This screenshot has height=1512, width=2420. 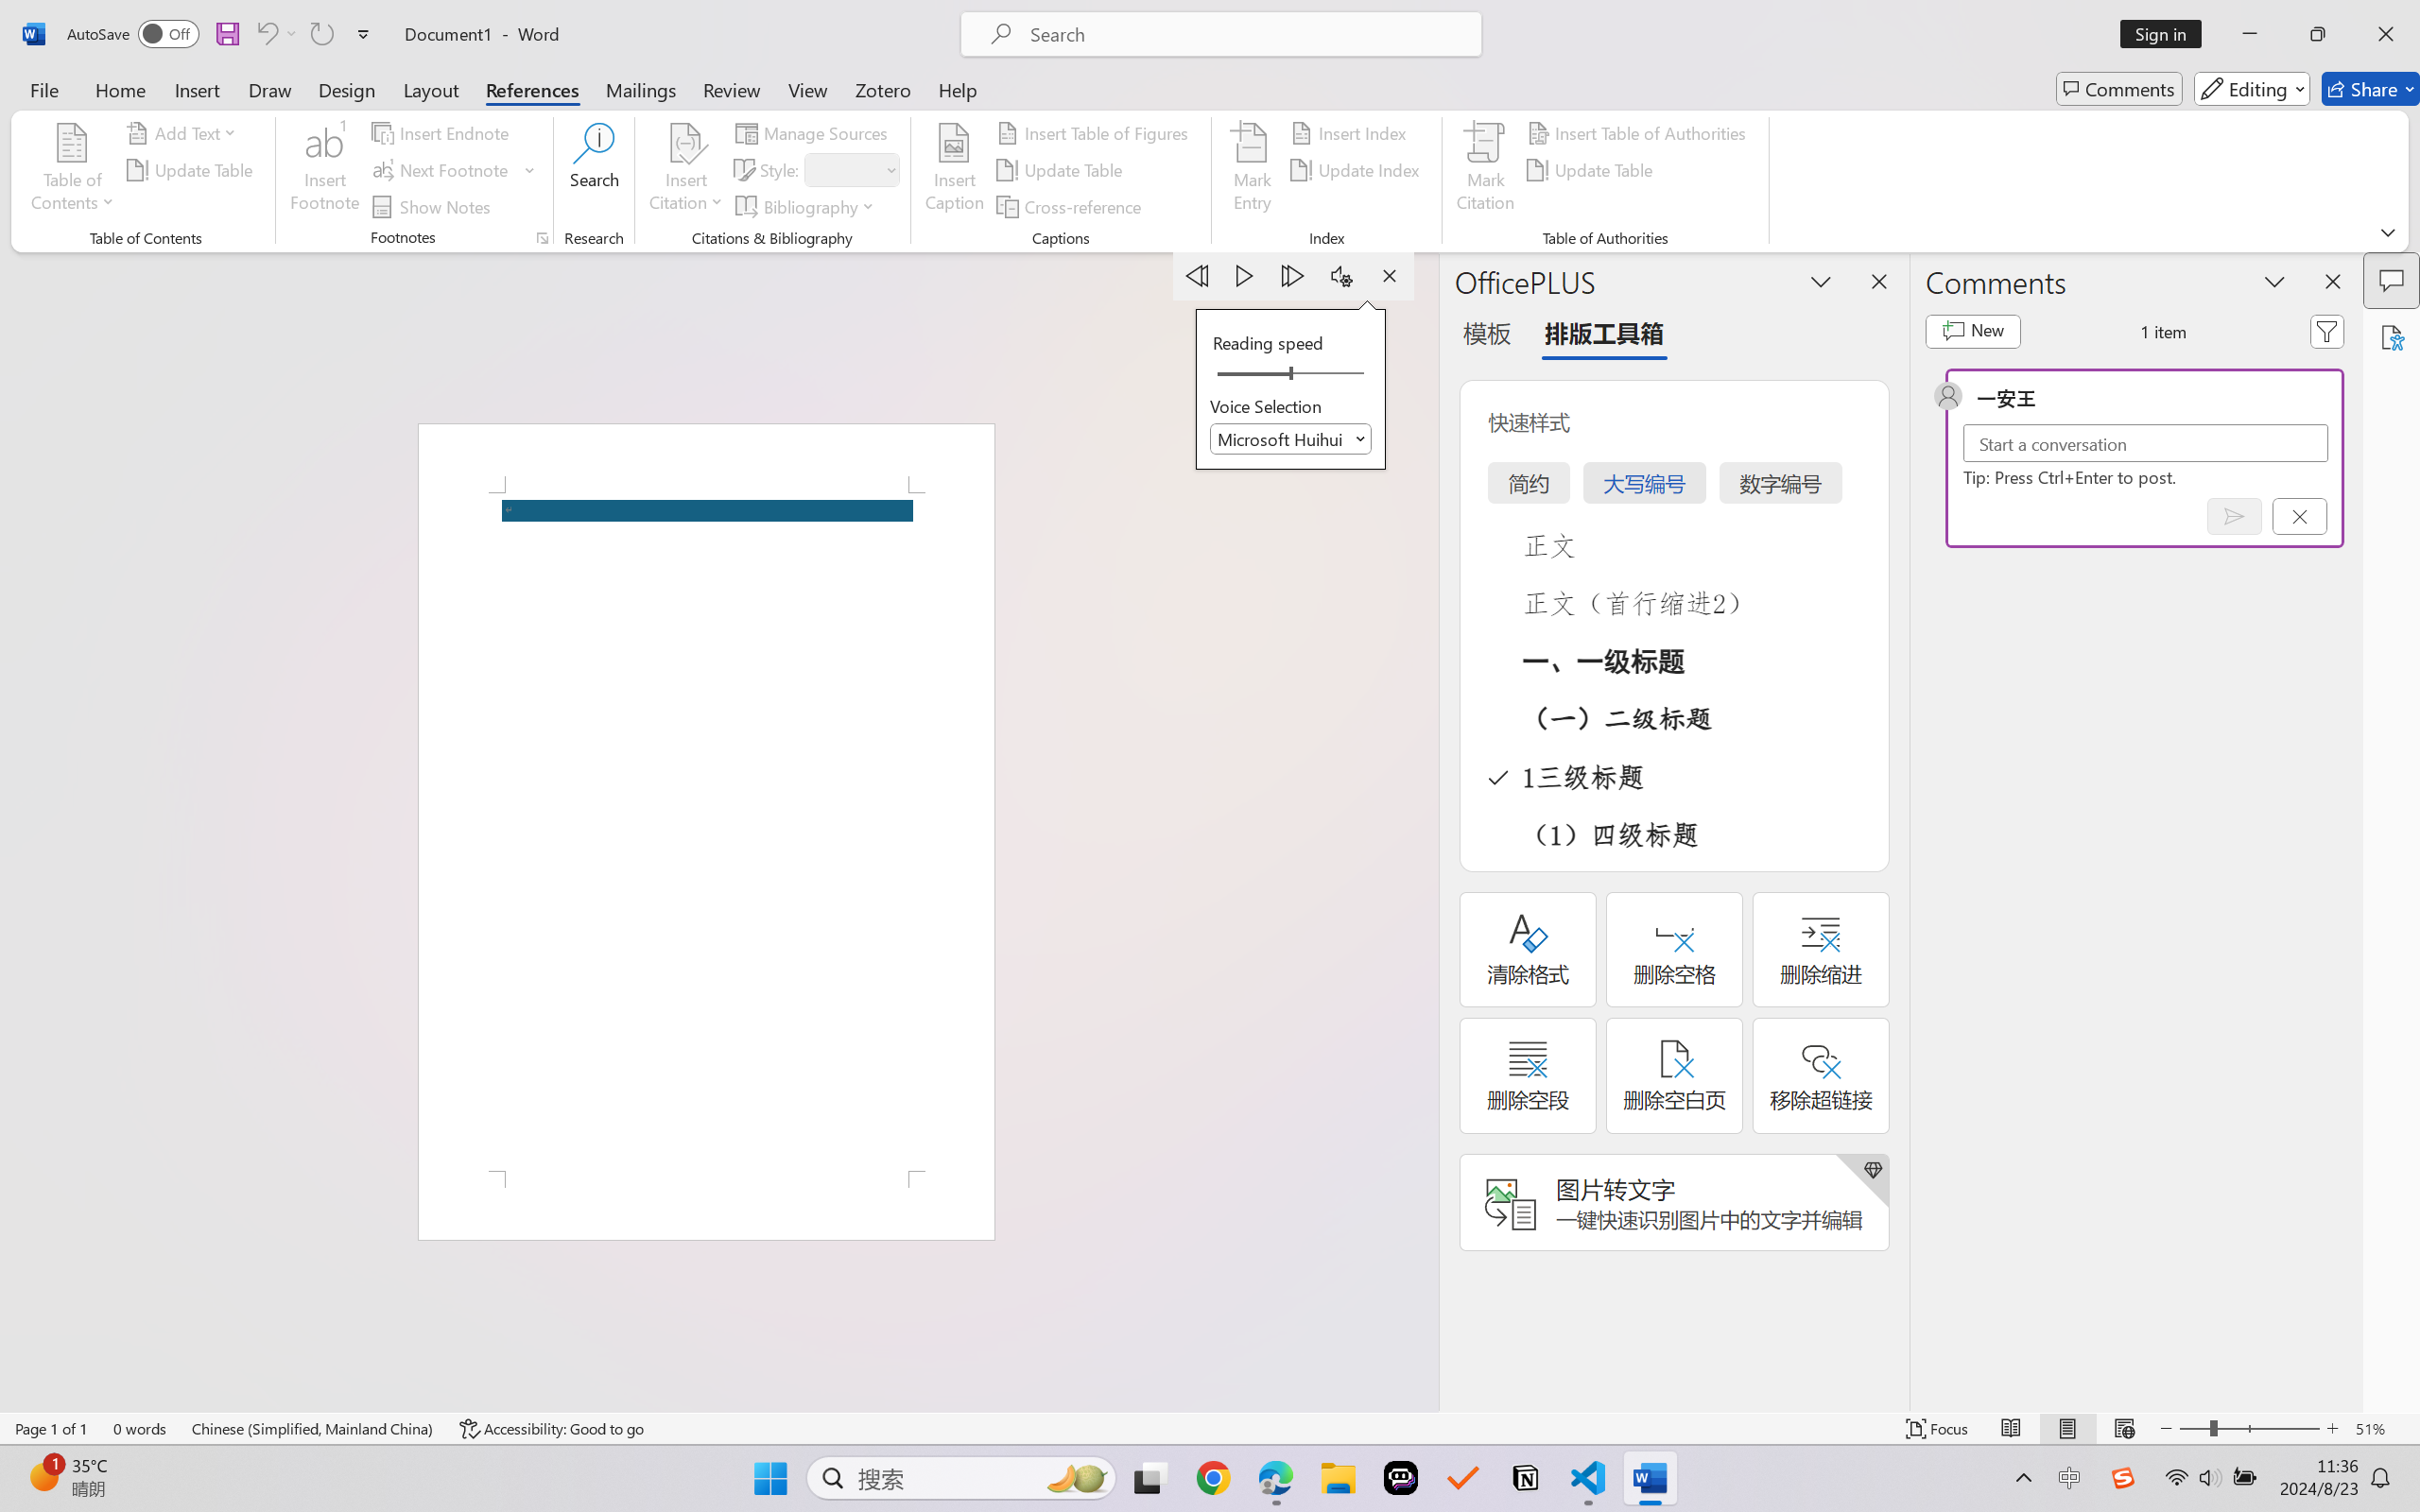 What do you see at coordinates (1252, 170) in the screenshot?
I see `'Mark Entry...'` at bounding box center [1252, 170].